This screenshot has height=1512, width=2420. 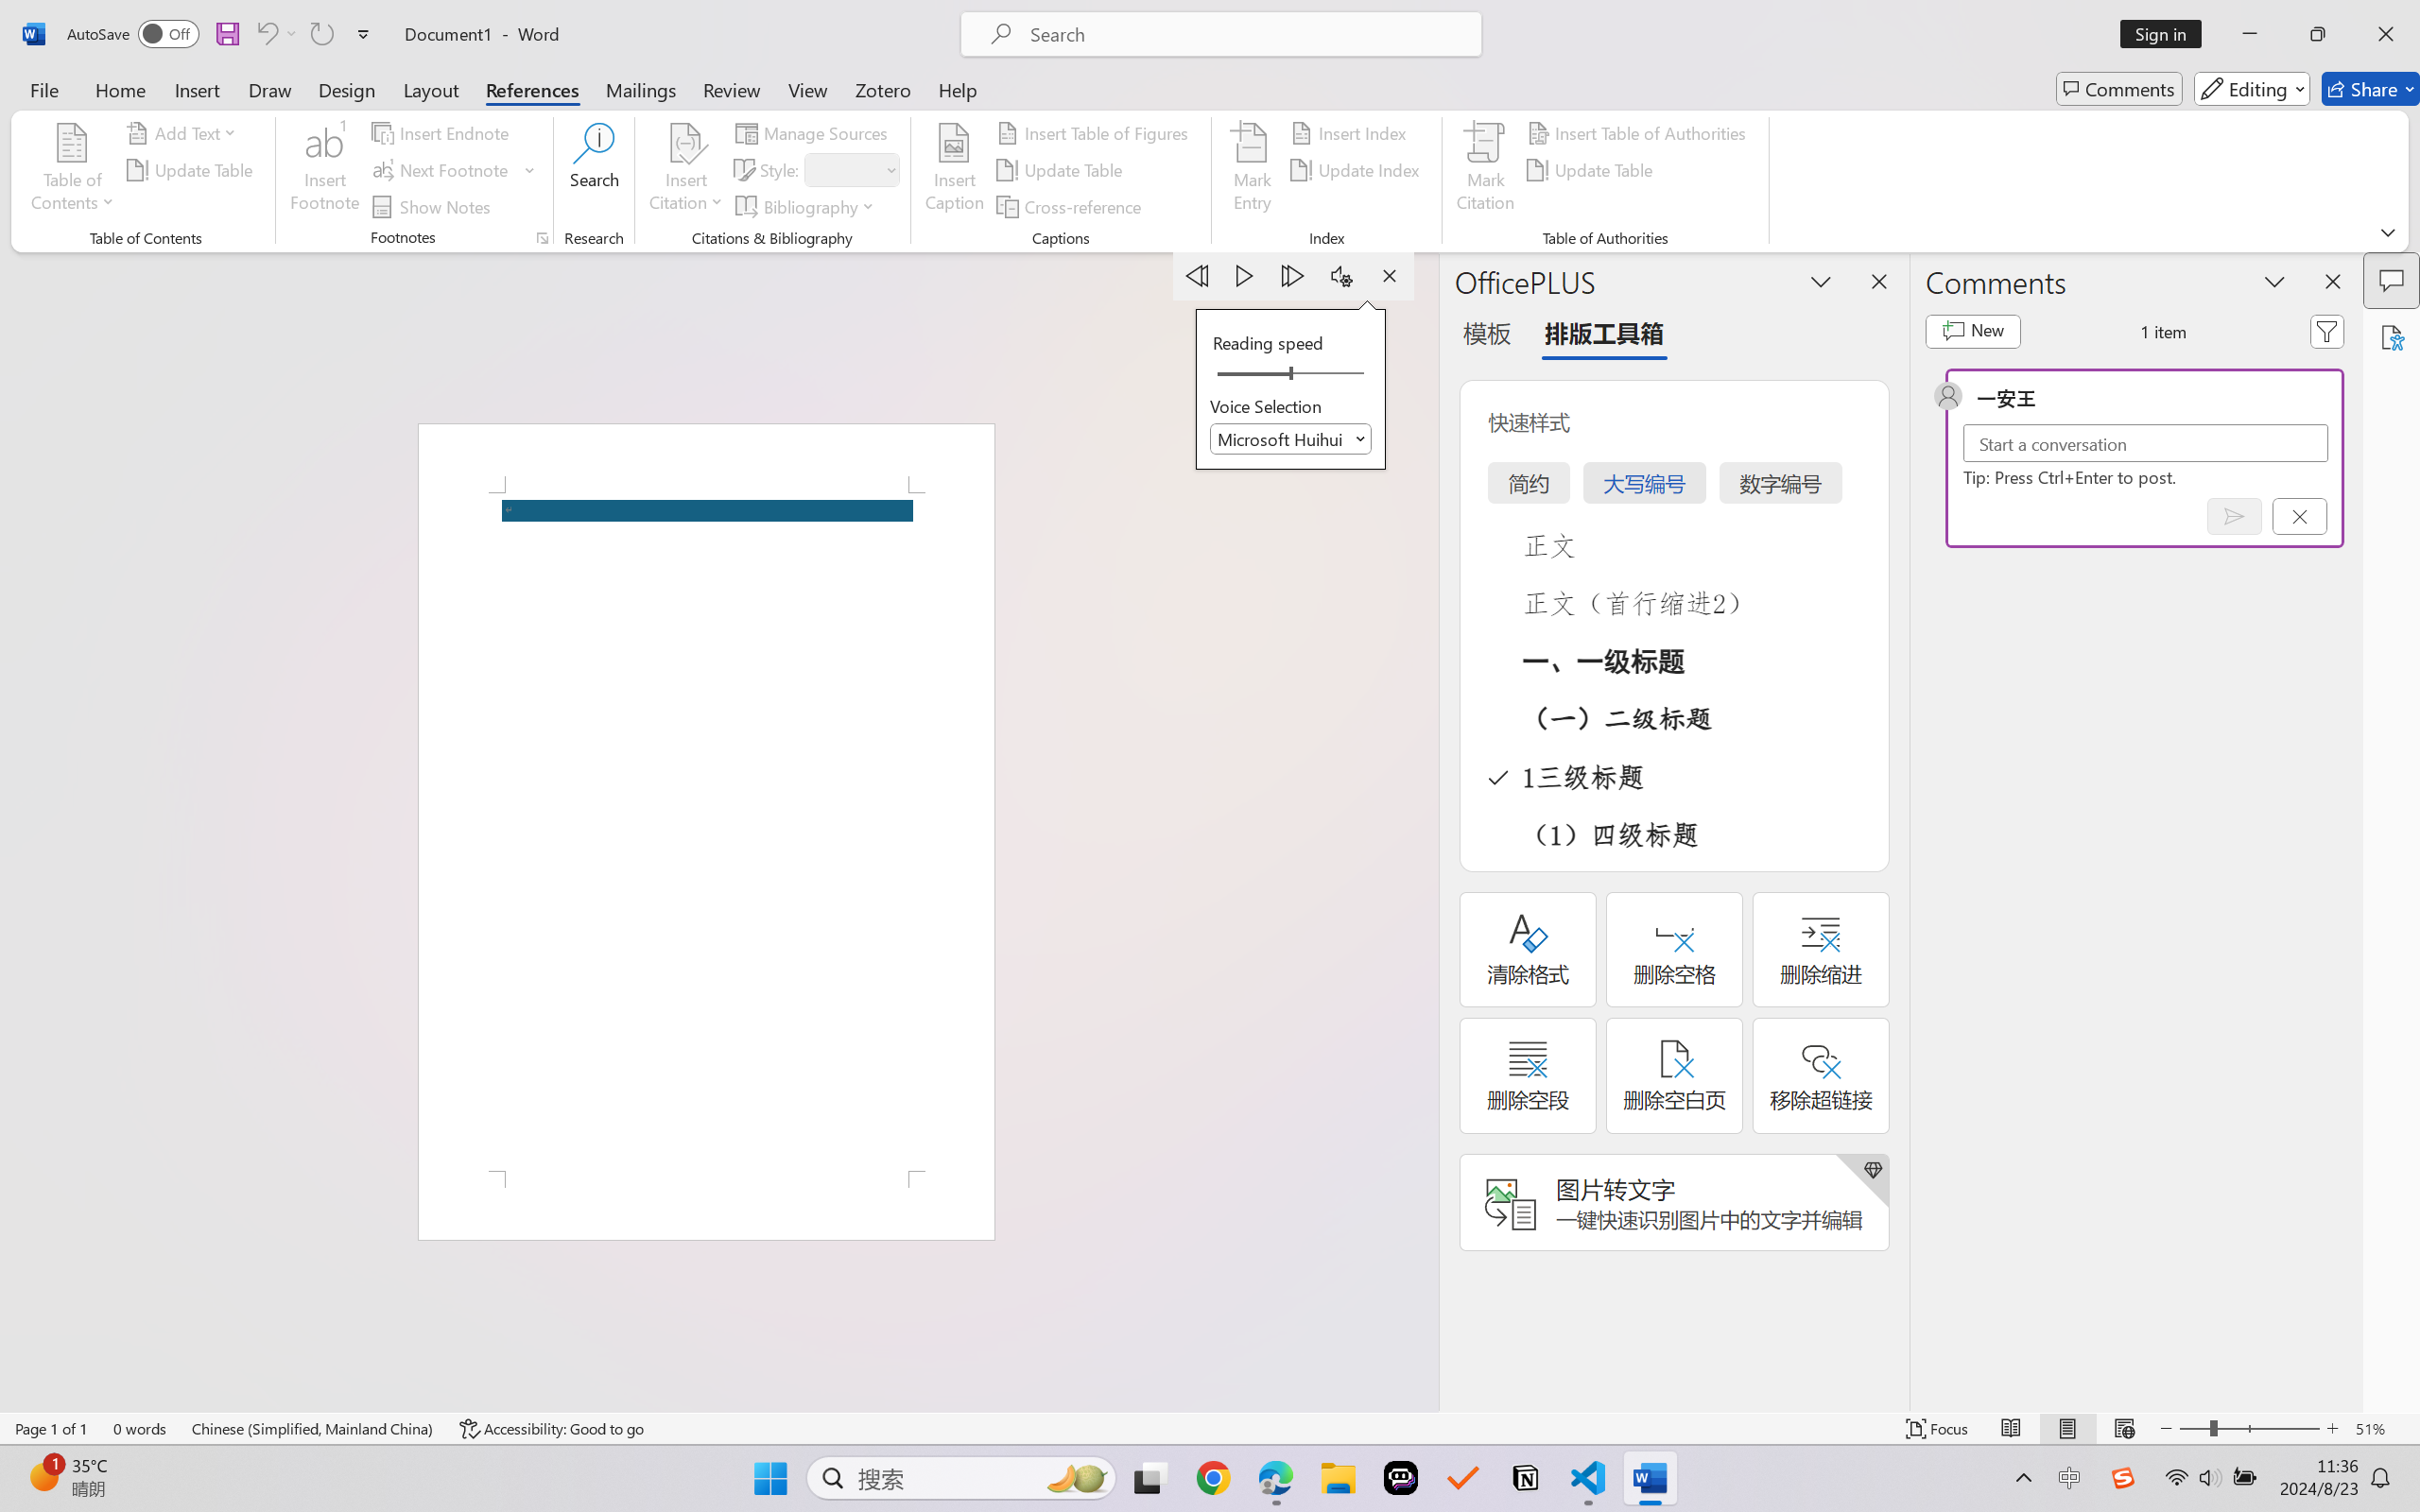 What do you see at coordinates (1252, 170) in the screenshot?
I see `'Mark Entry...'` at bounding box center [1252, 170].